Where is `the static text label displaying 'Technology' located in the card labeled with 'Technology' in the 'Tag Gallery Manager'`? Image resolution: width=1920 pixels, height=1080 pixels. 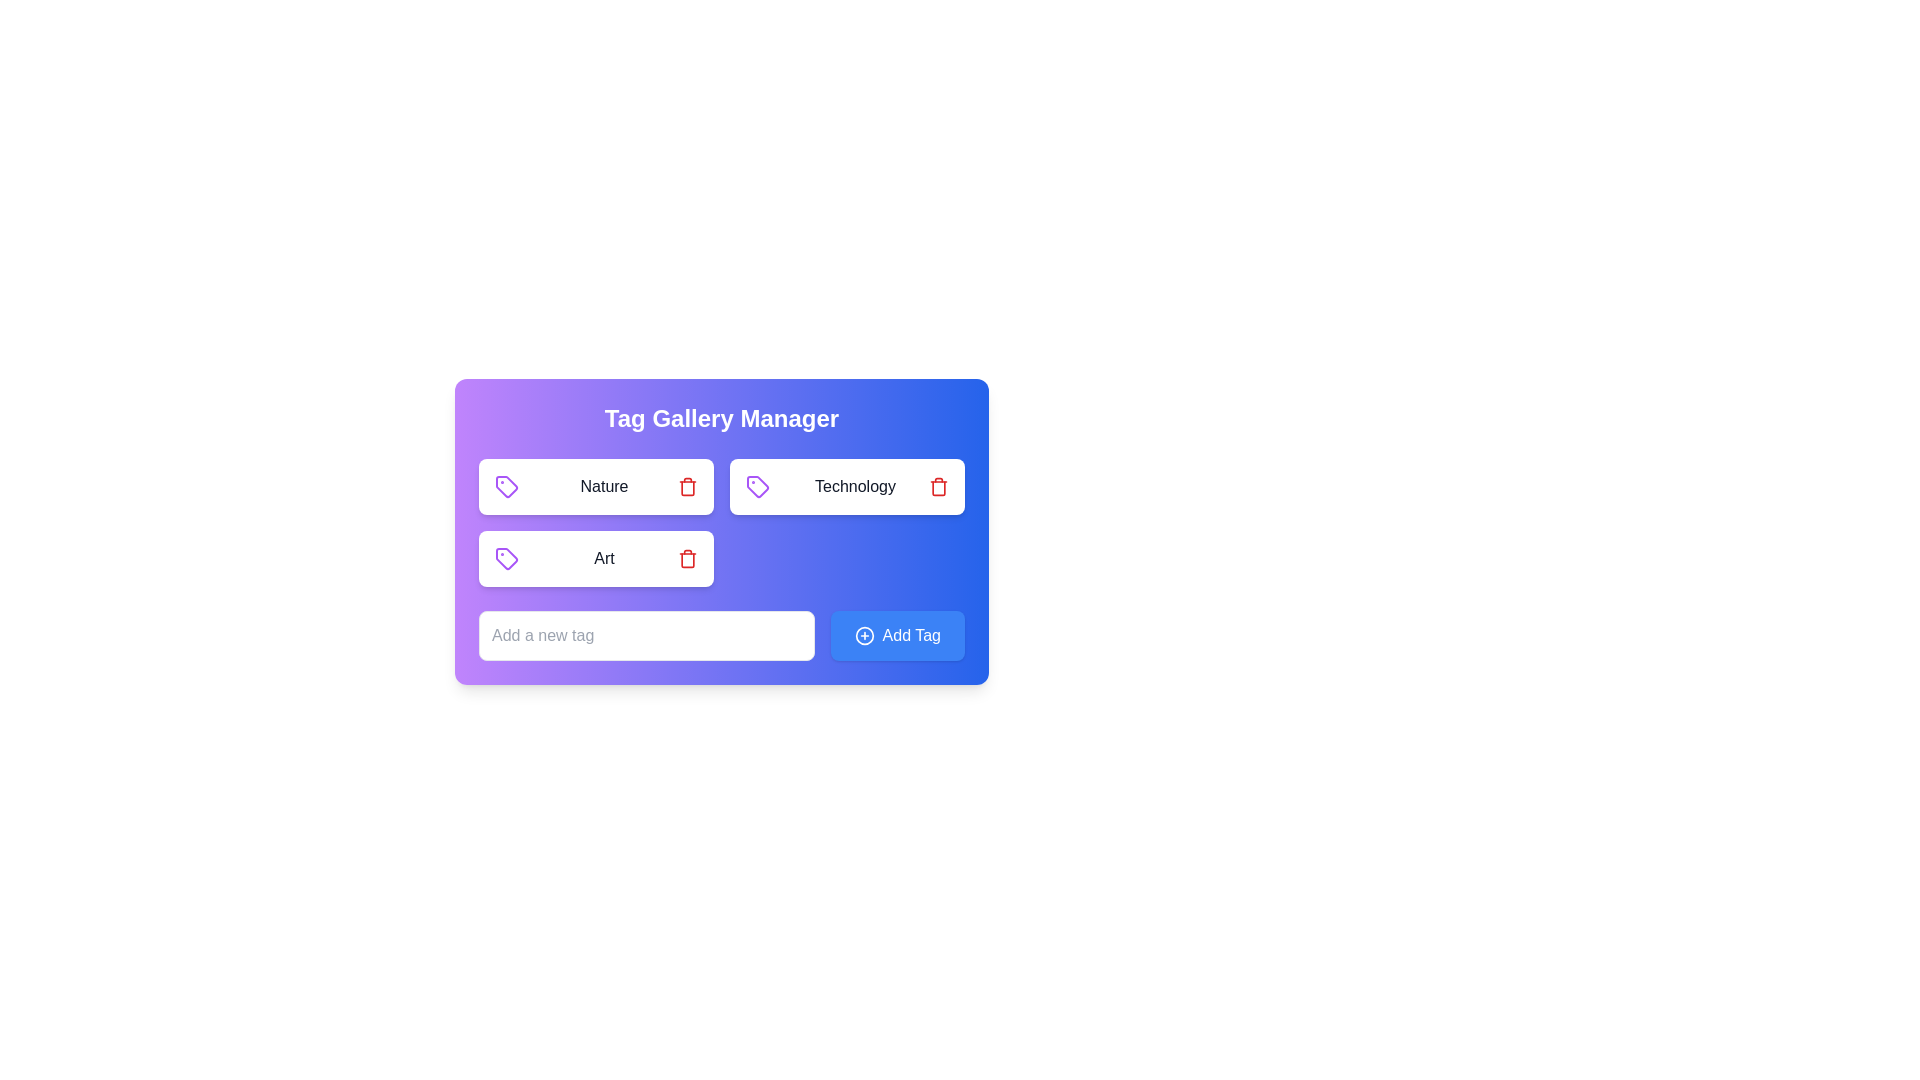
the static text label displaying 'Technology' located in the card labeled with 'Technology' in the 'Tag Gallery Manager' is located at coordinates (855, 486).